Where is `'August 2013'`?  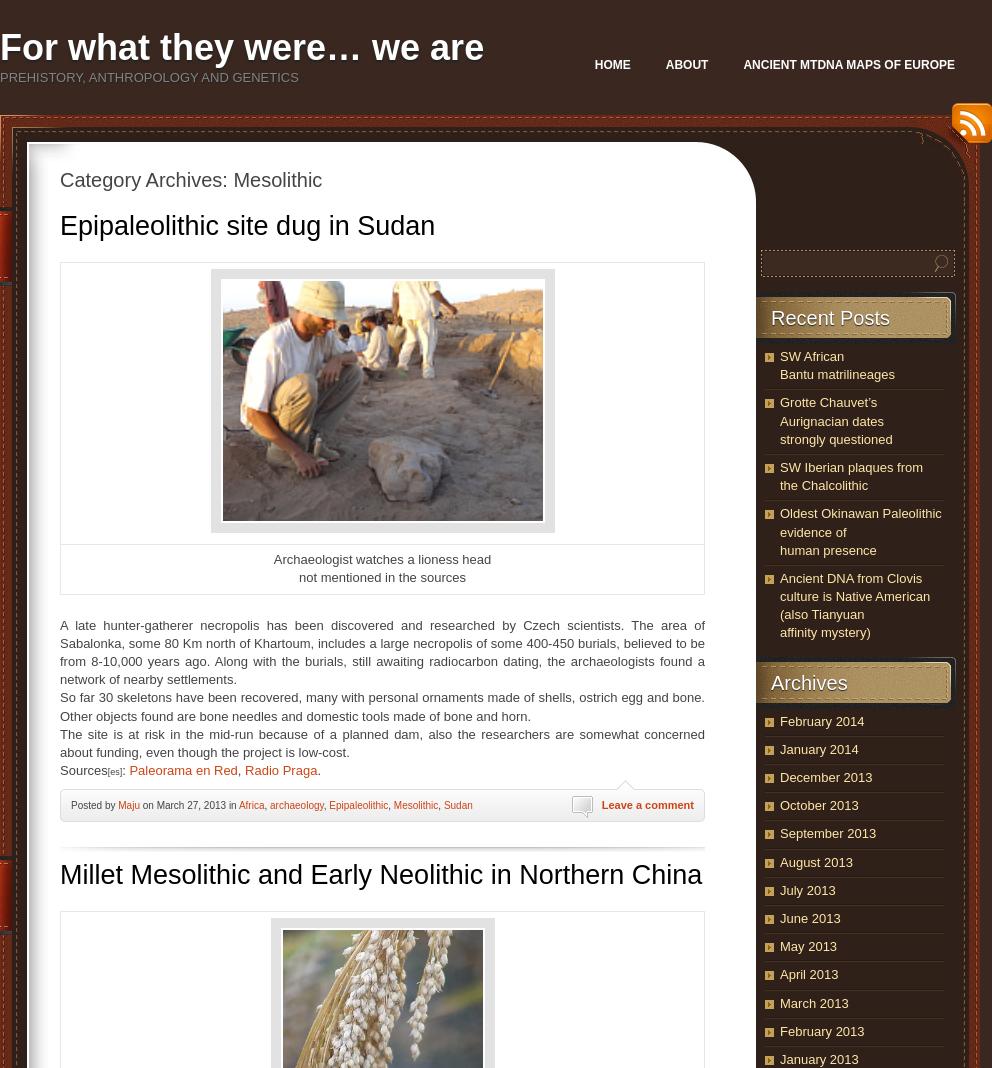 'August 2013' is located at coordinates (779, 860).